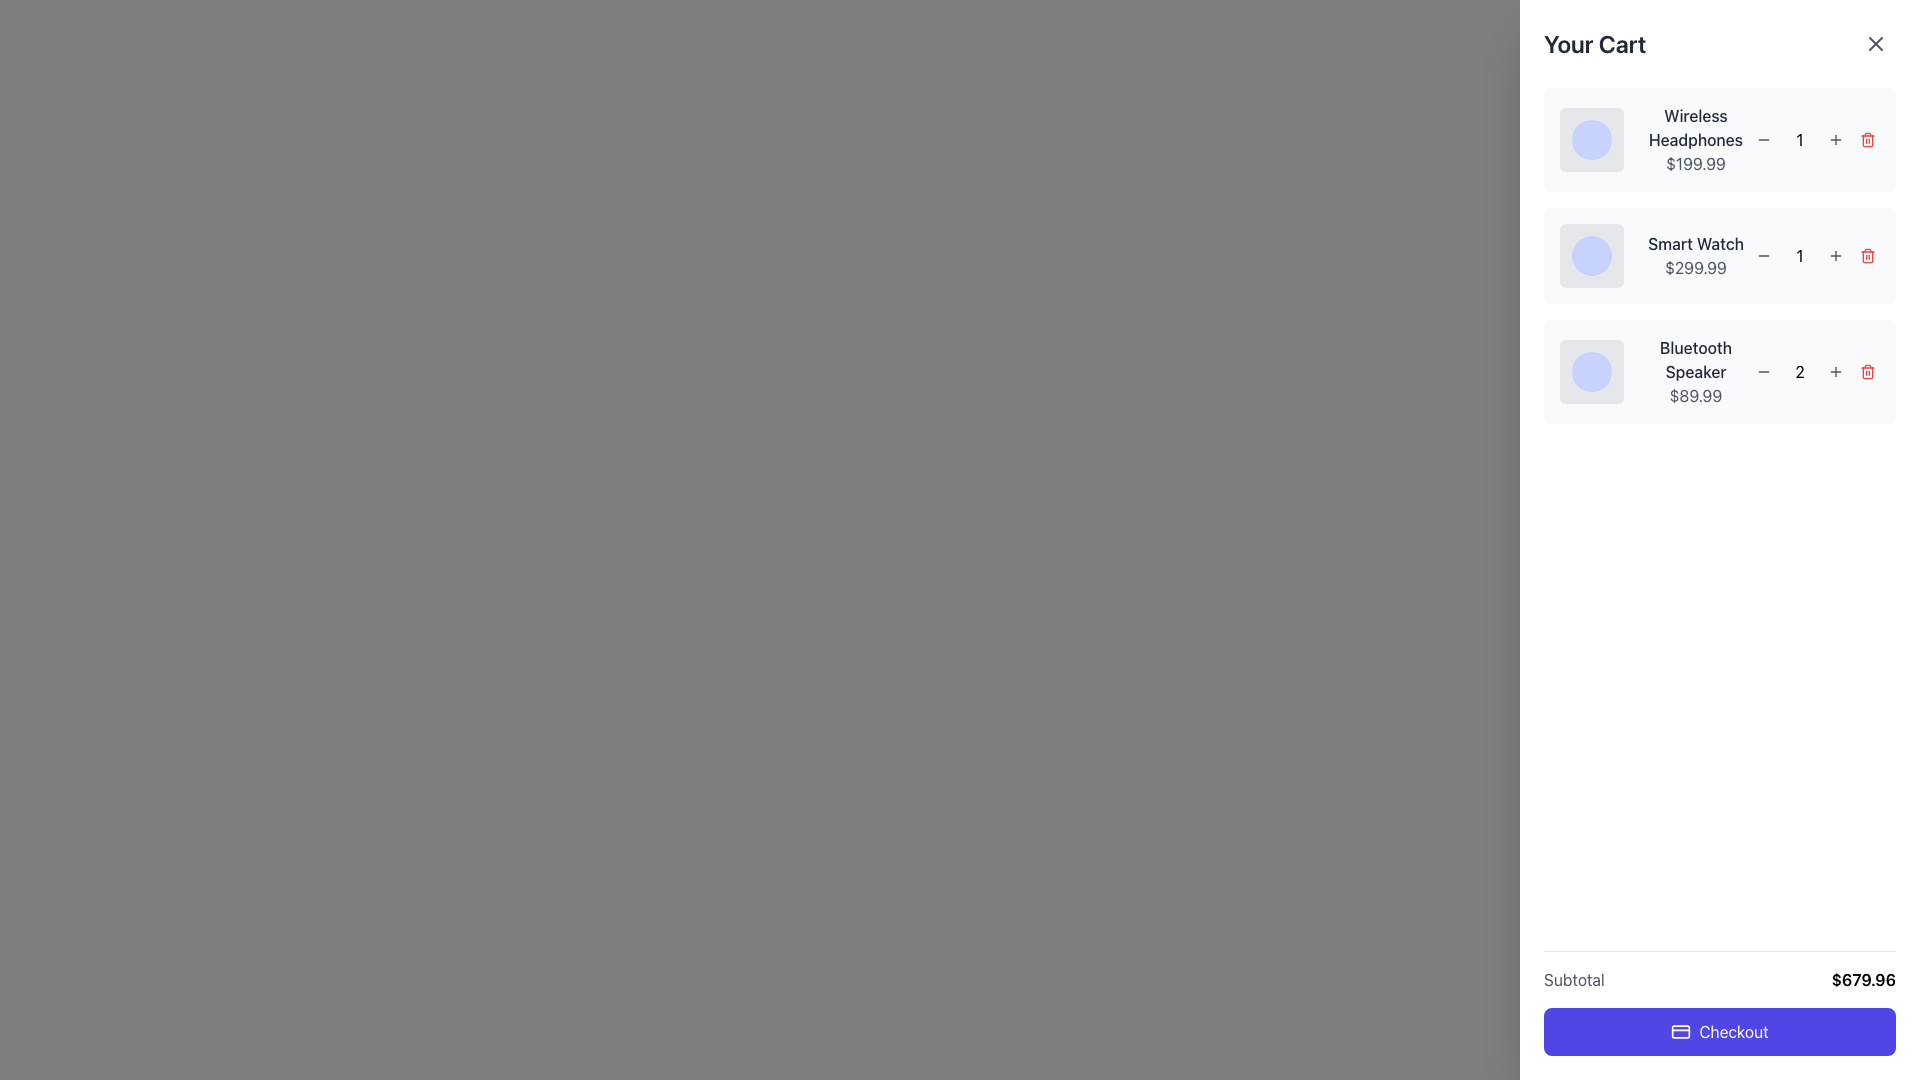  What do you see at coordinates (1815, 371) in the screenshot?
I see `the numeric display showing the quantity of the 'Bluetooth Speaker' product in the cart, which currently displays '2'` at bounding box center [1815, 371].